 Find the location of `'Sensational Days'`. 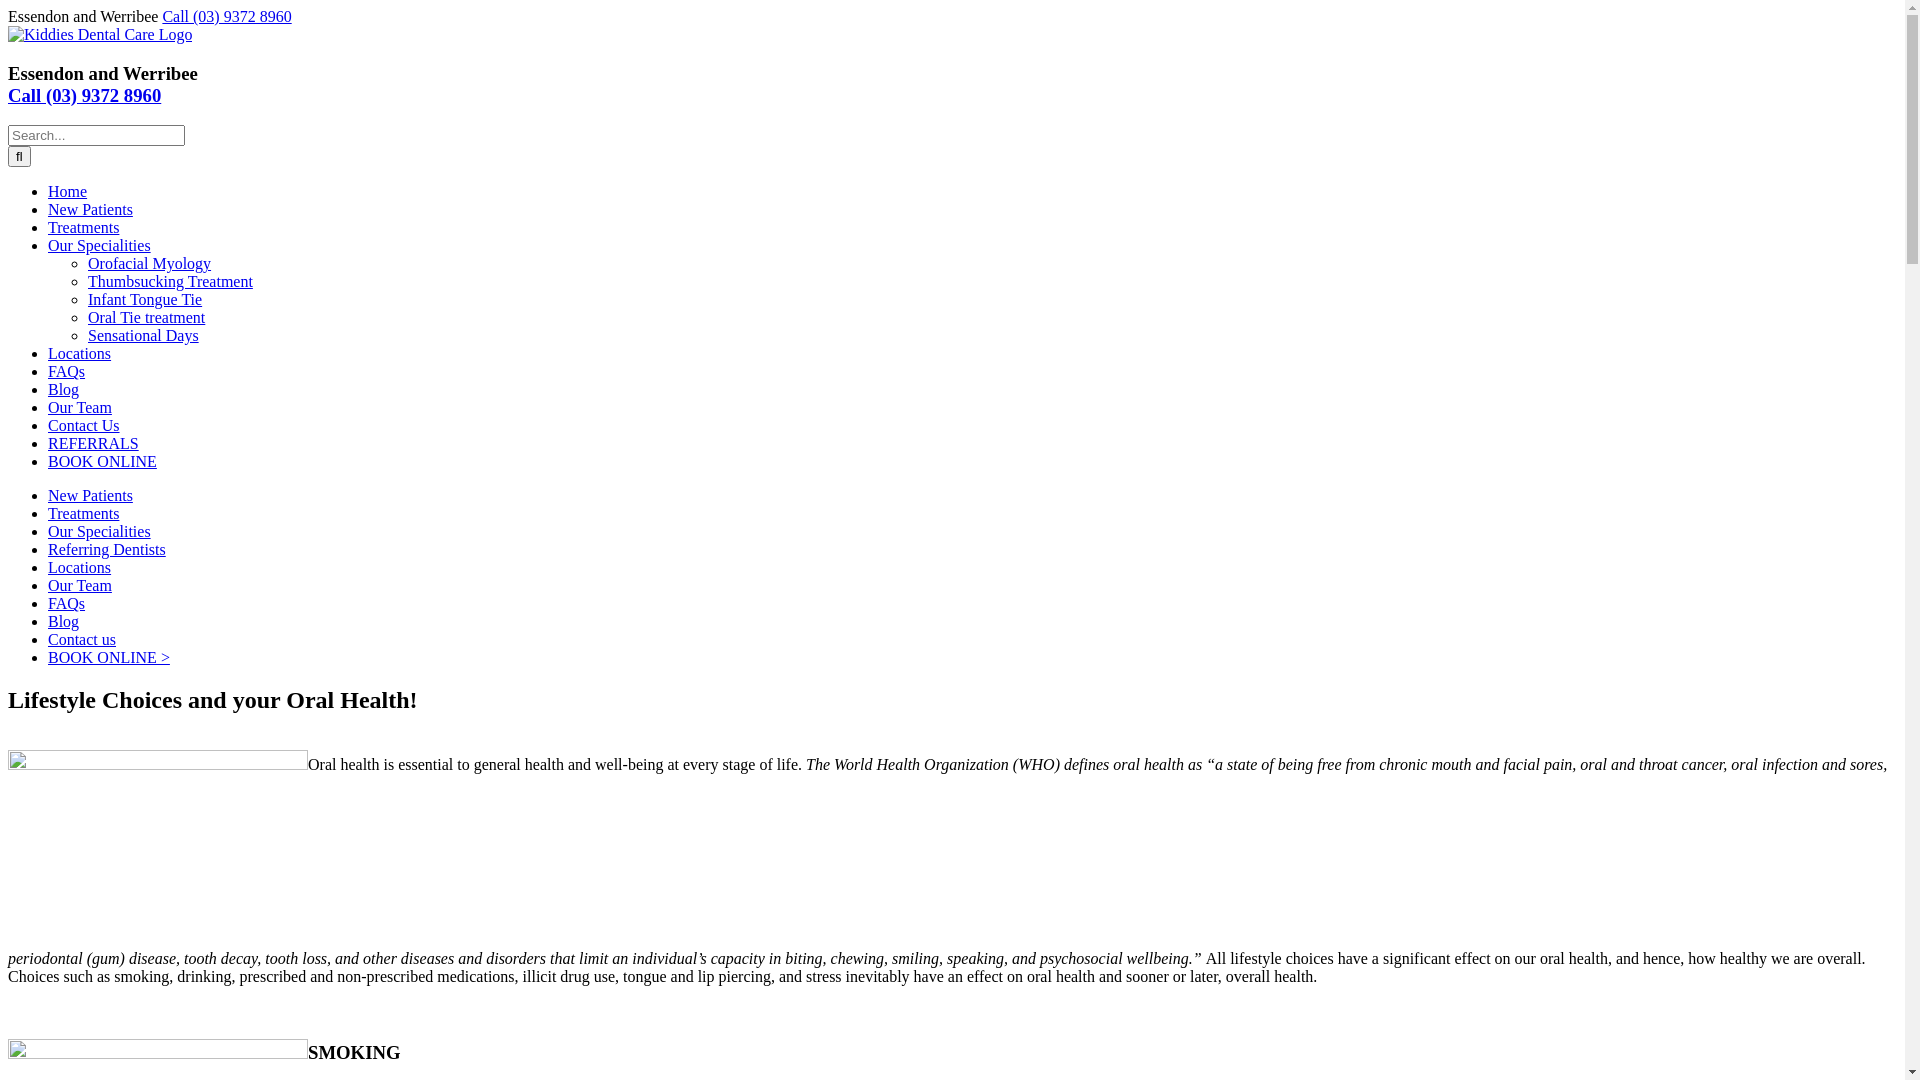

'Sensational Days' is located at coordinates (142, 334).